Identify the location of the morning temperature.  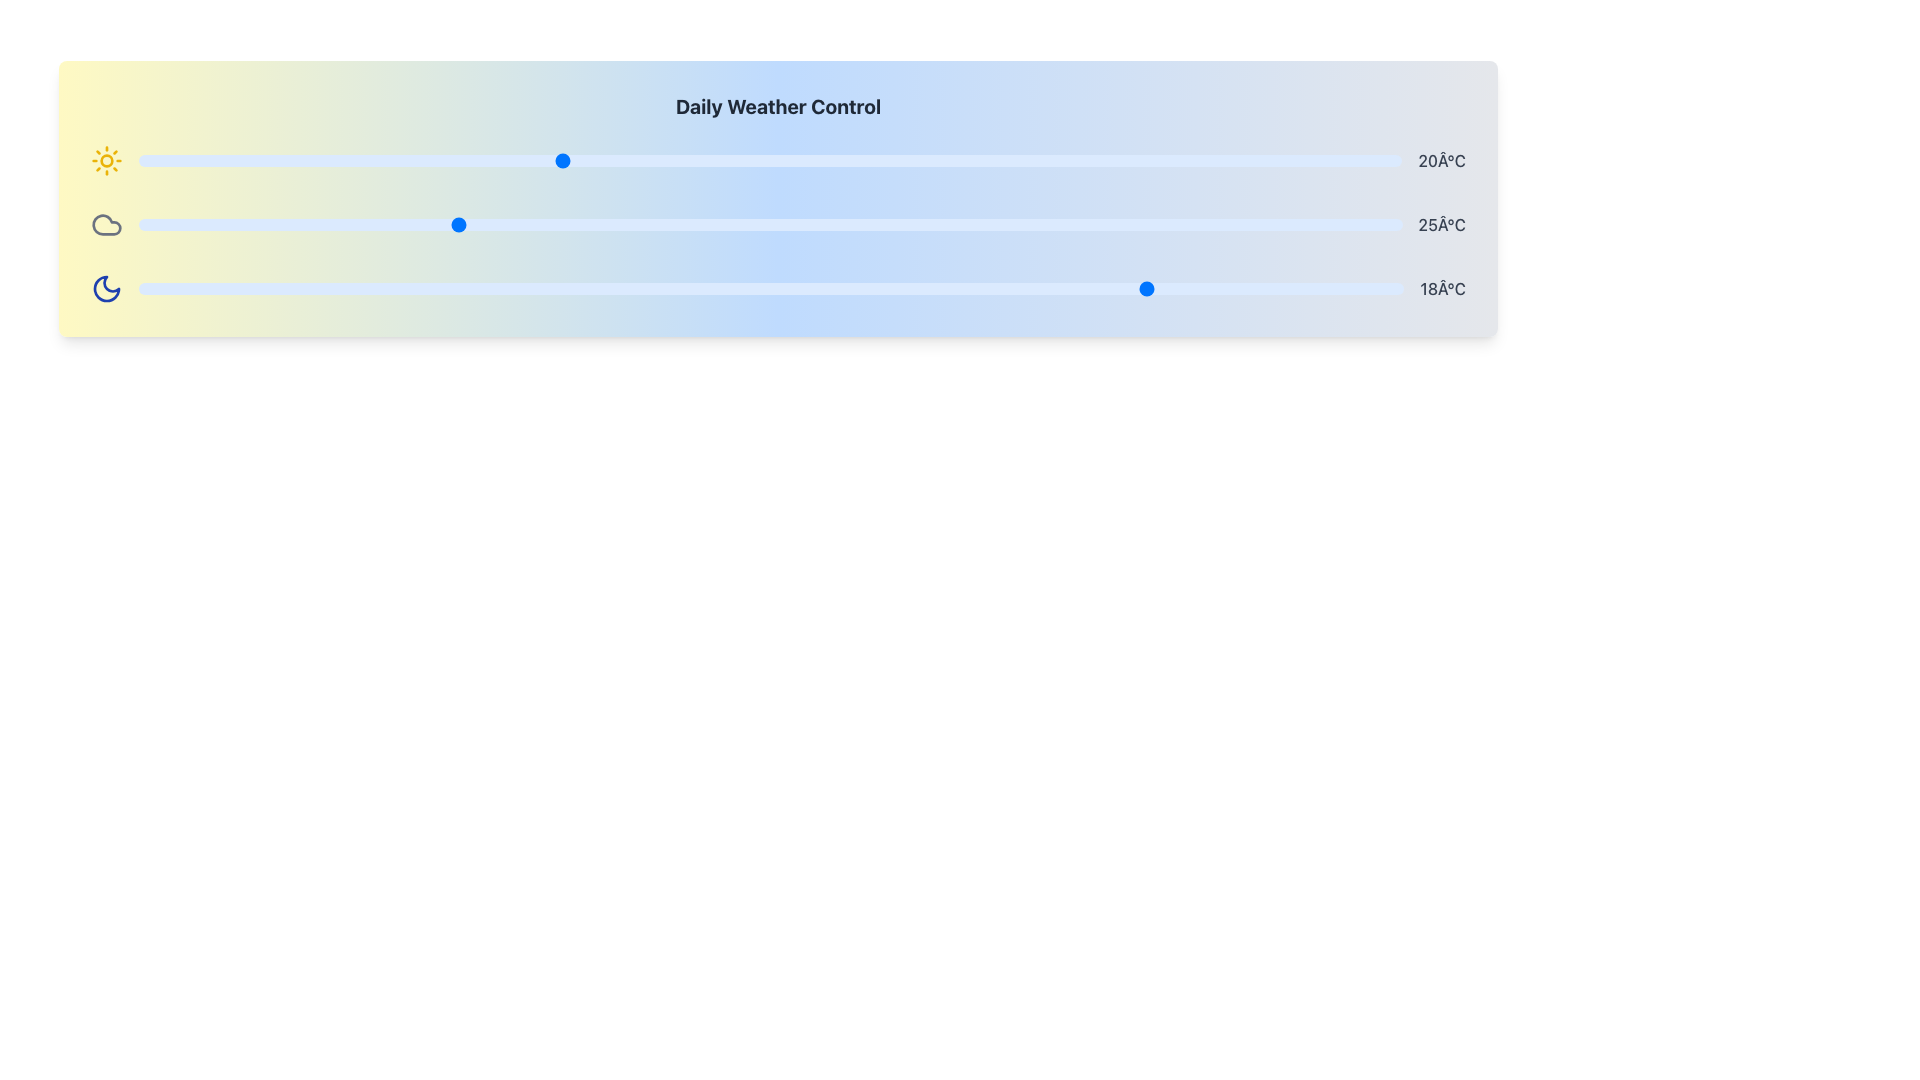
(727, 160).